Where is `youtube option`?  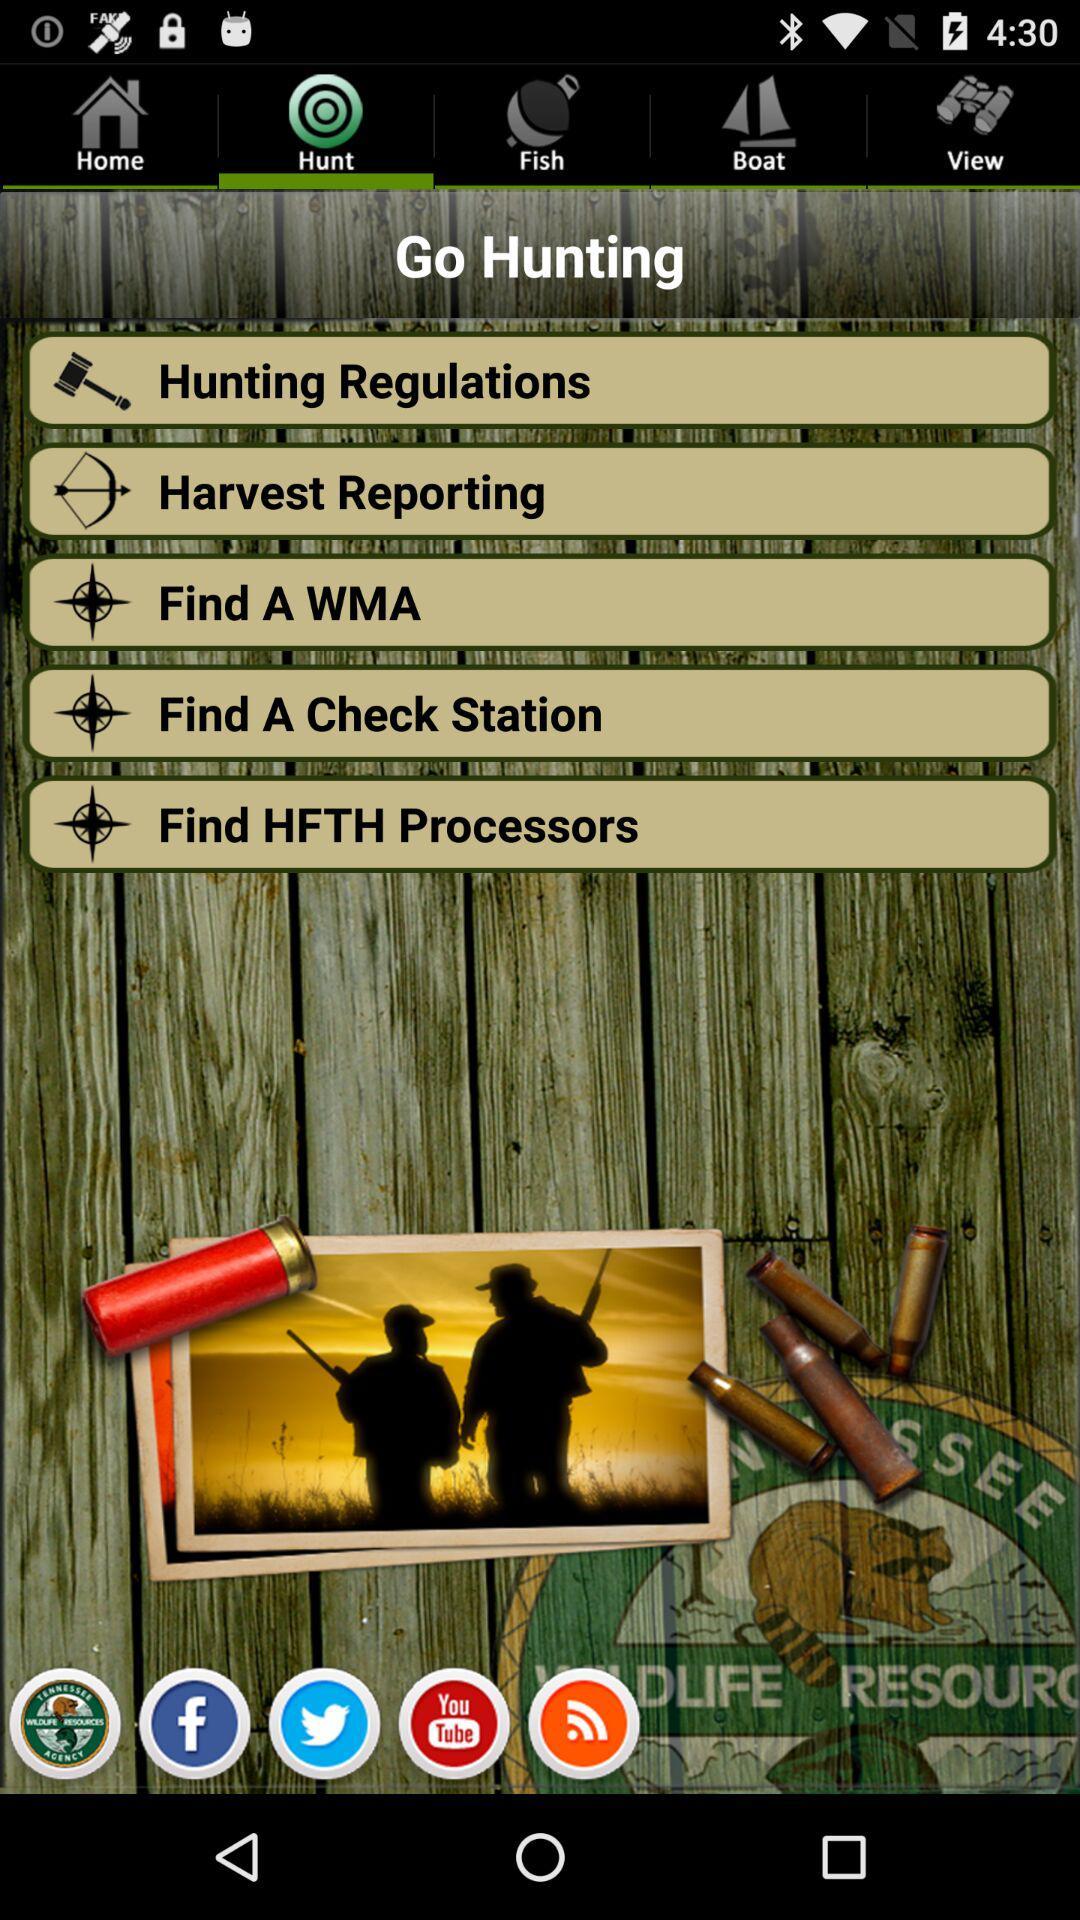 youtube option is located at coordinates (454, 1728).